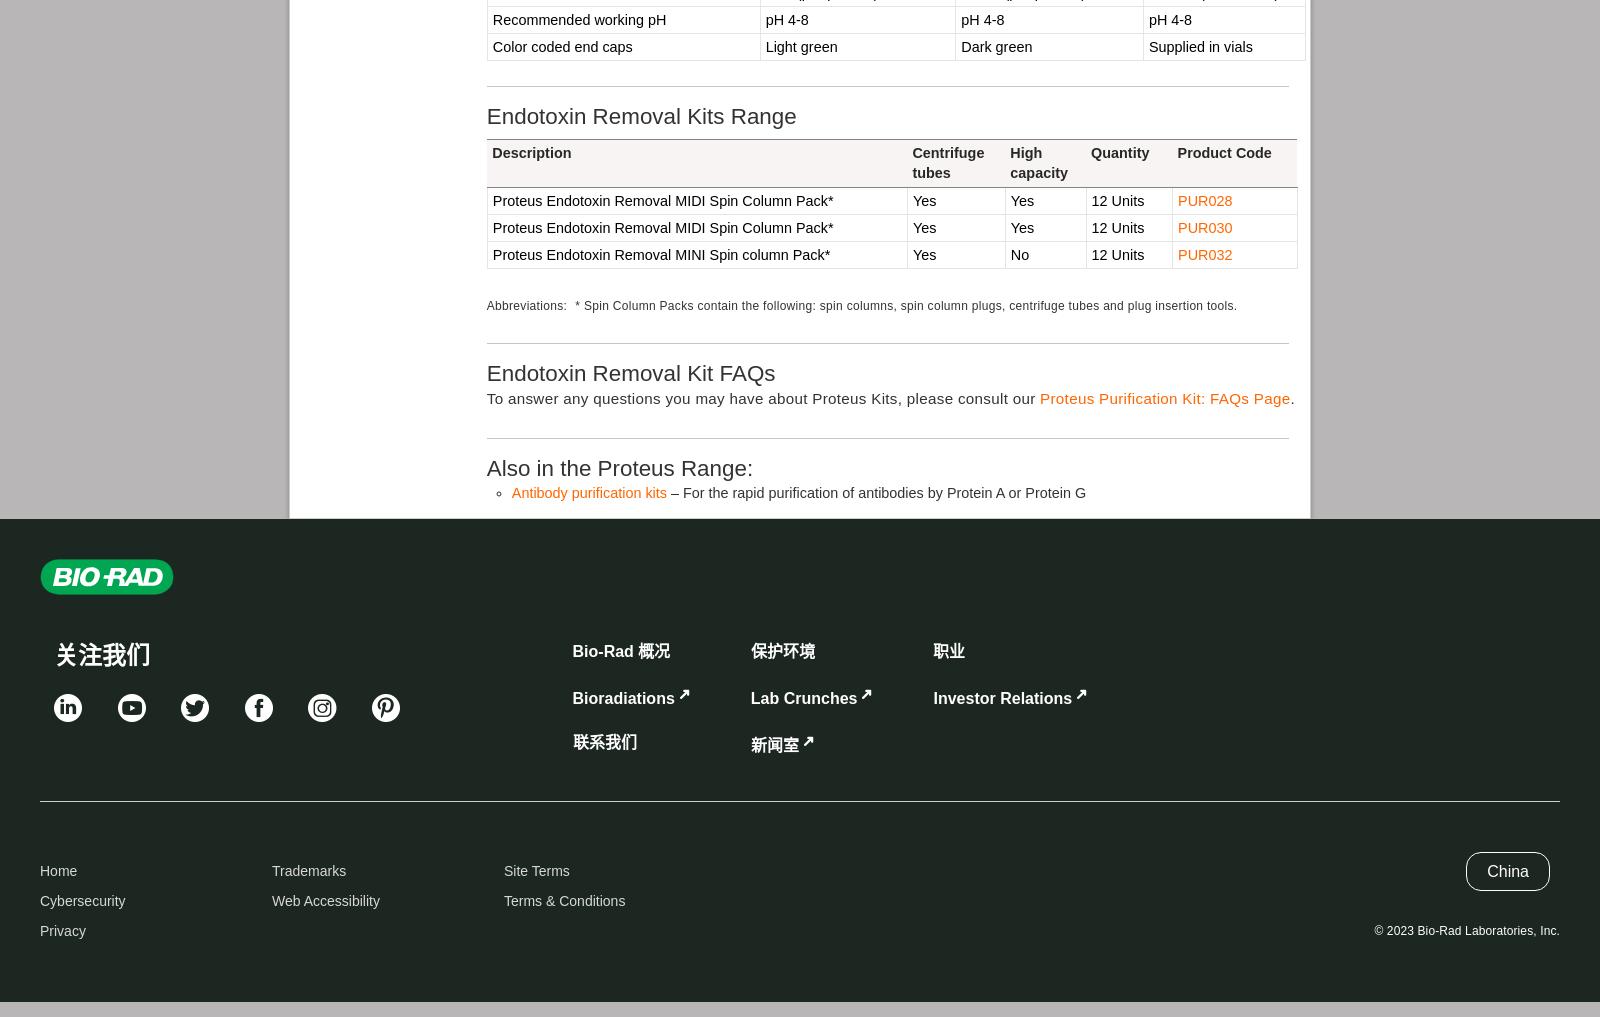 The width and height of the screenshot is (1600, 1017). Describe the element at coordinates (530, 151) in the screenshot. I see `'Description'` at that location.